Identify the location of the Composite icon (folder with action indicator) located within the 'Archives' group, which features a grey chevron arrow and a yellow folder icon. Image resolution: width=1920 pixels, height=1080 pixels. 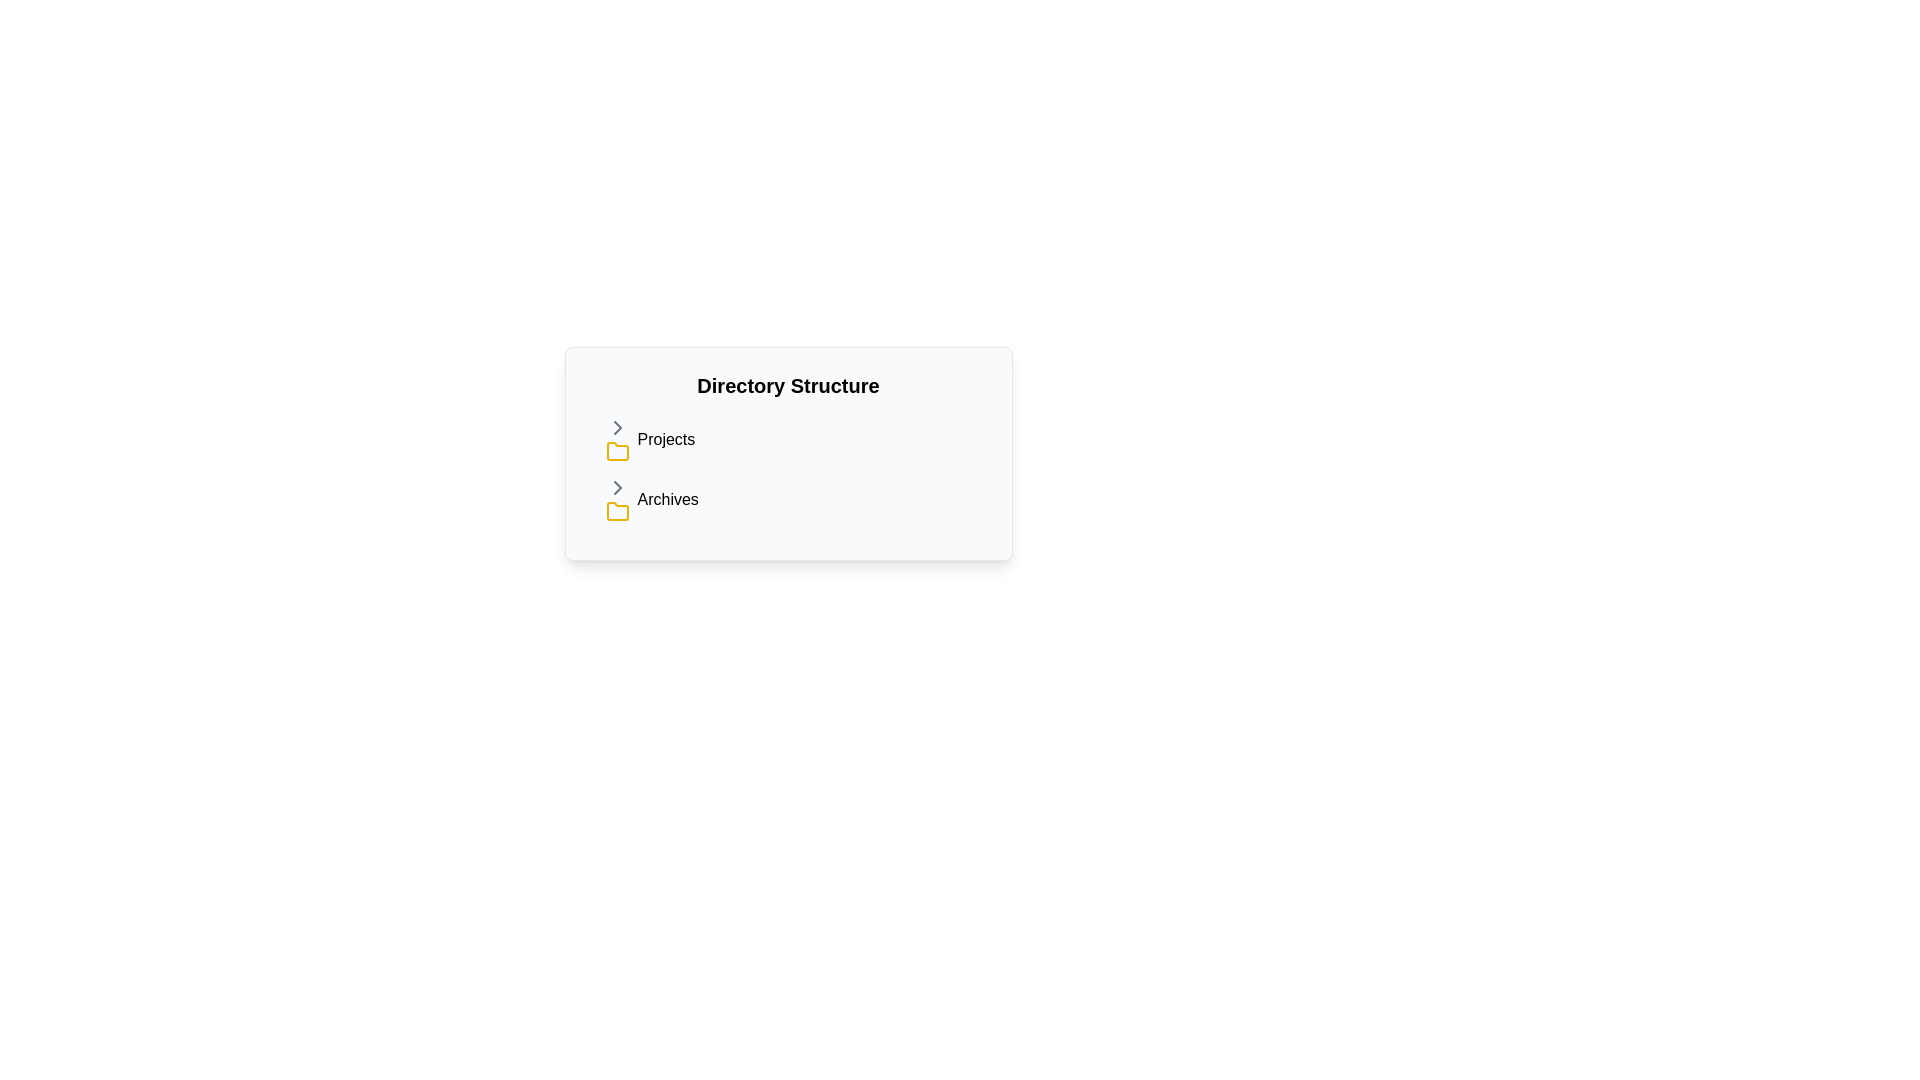
(620, 499).